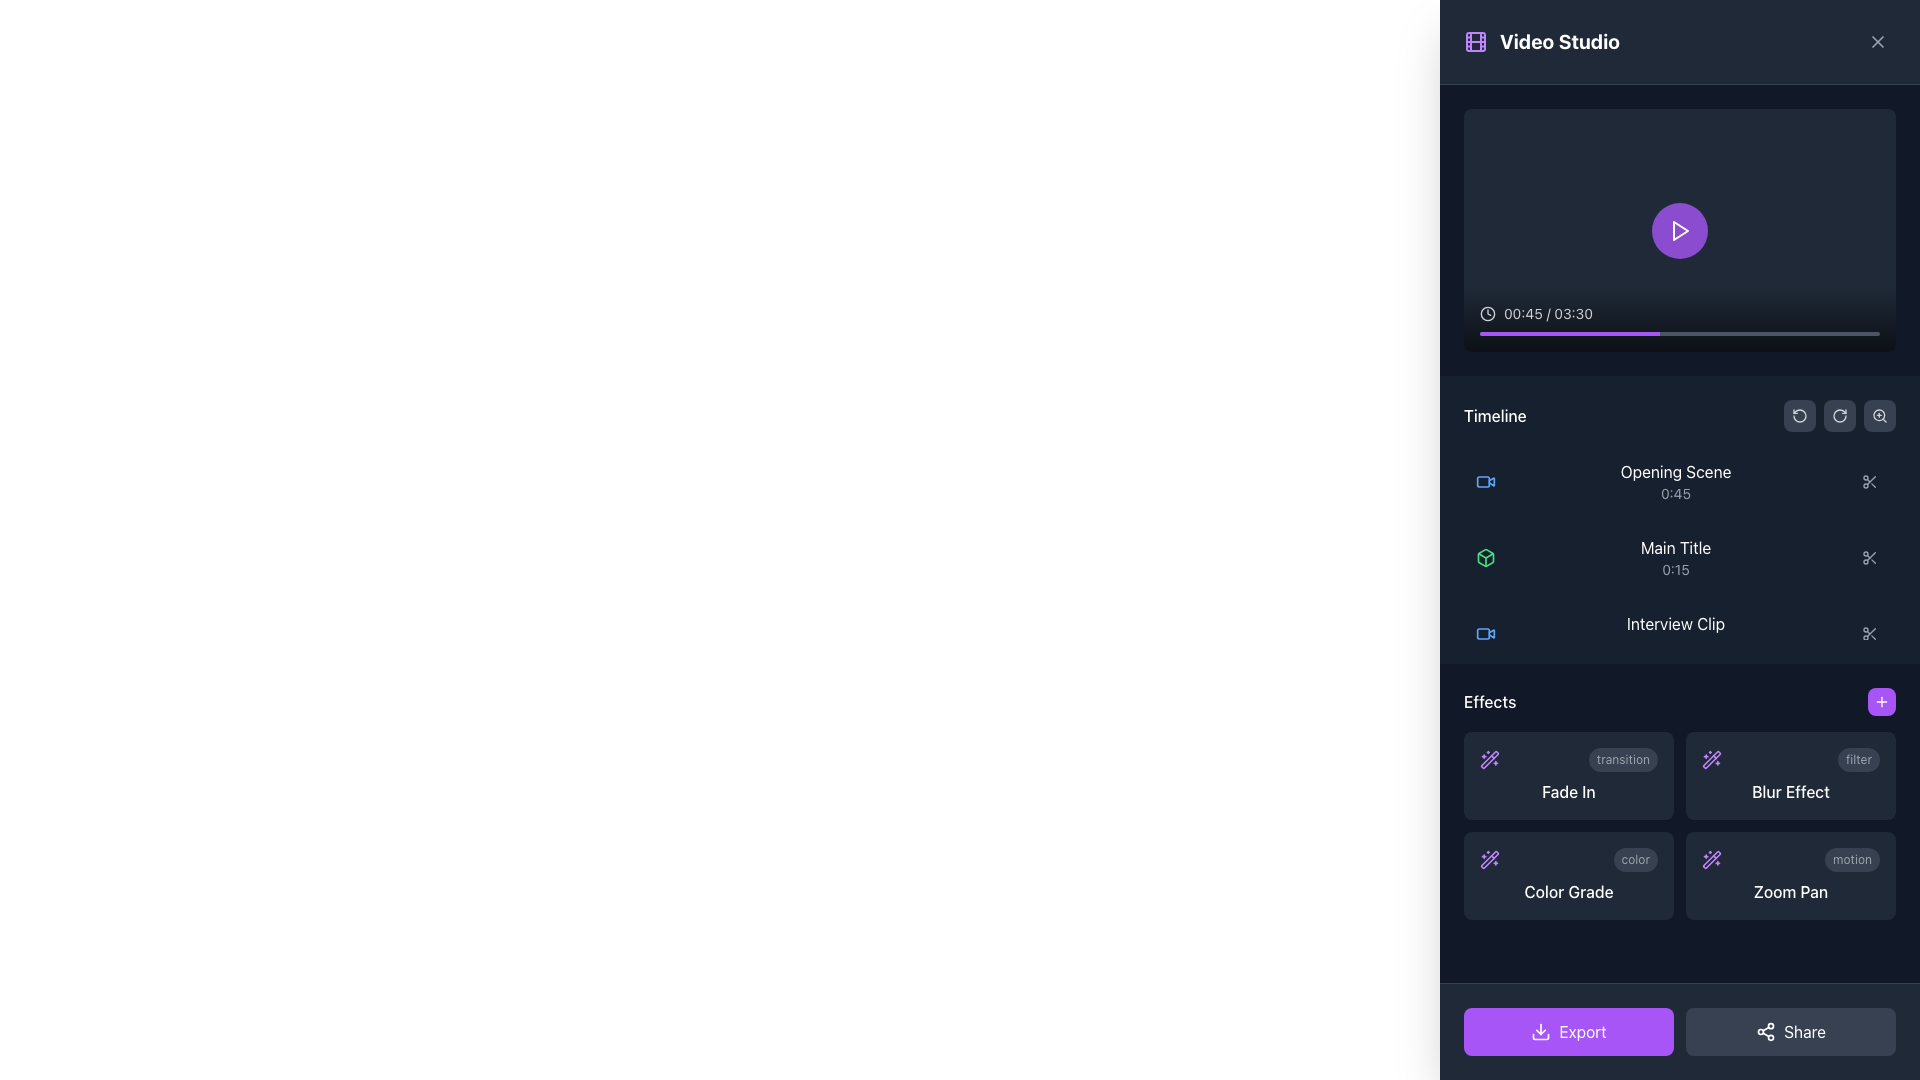 This screenshot has width=1920, height=1080. Describe the element at coordinates (1880, 701) in the screenshot. I see `the purple circular button with a plus-like icon in the 'Effects' section` at that location.